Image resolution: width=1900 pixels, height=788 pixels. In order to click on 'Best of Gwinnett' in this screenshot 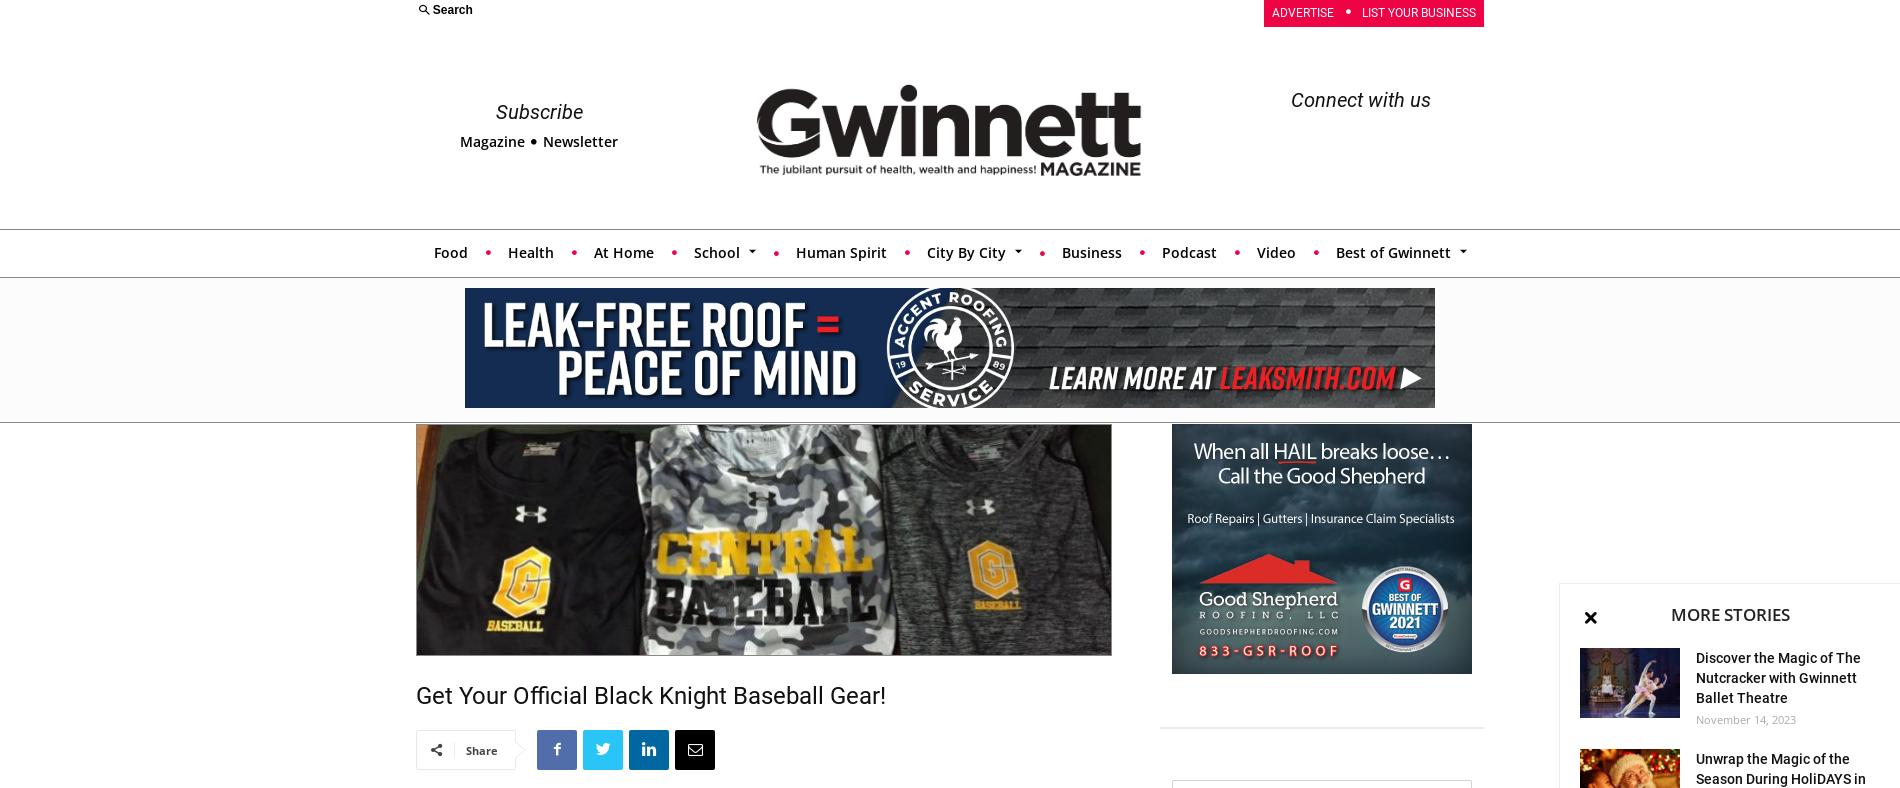, I will do `click(1333, 250)`.